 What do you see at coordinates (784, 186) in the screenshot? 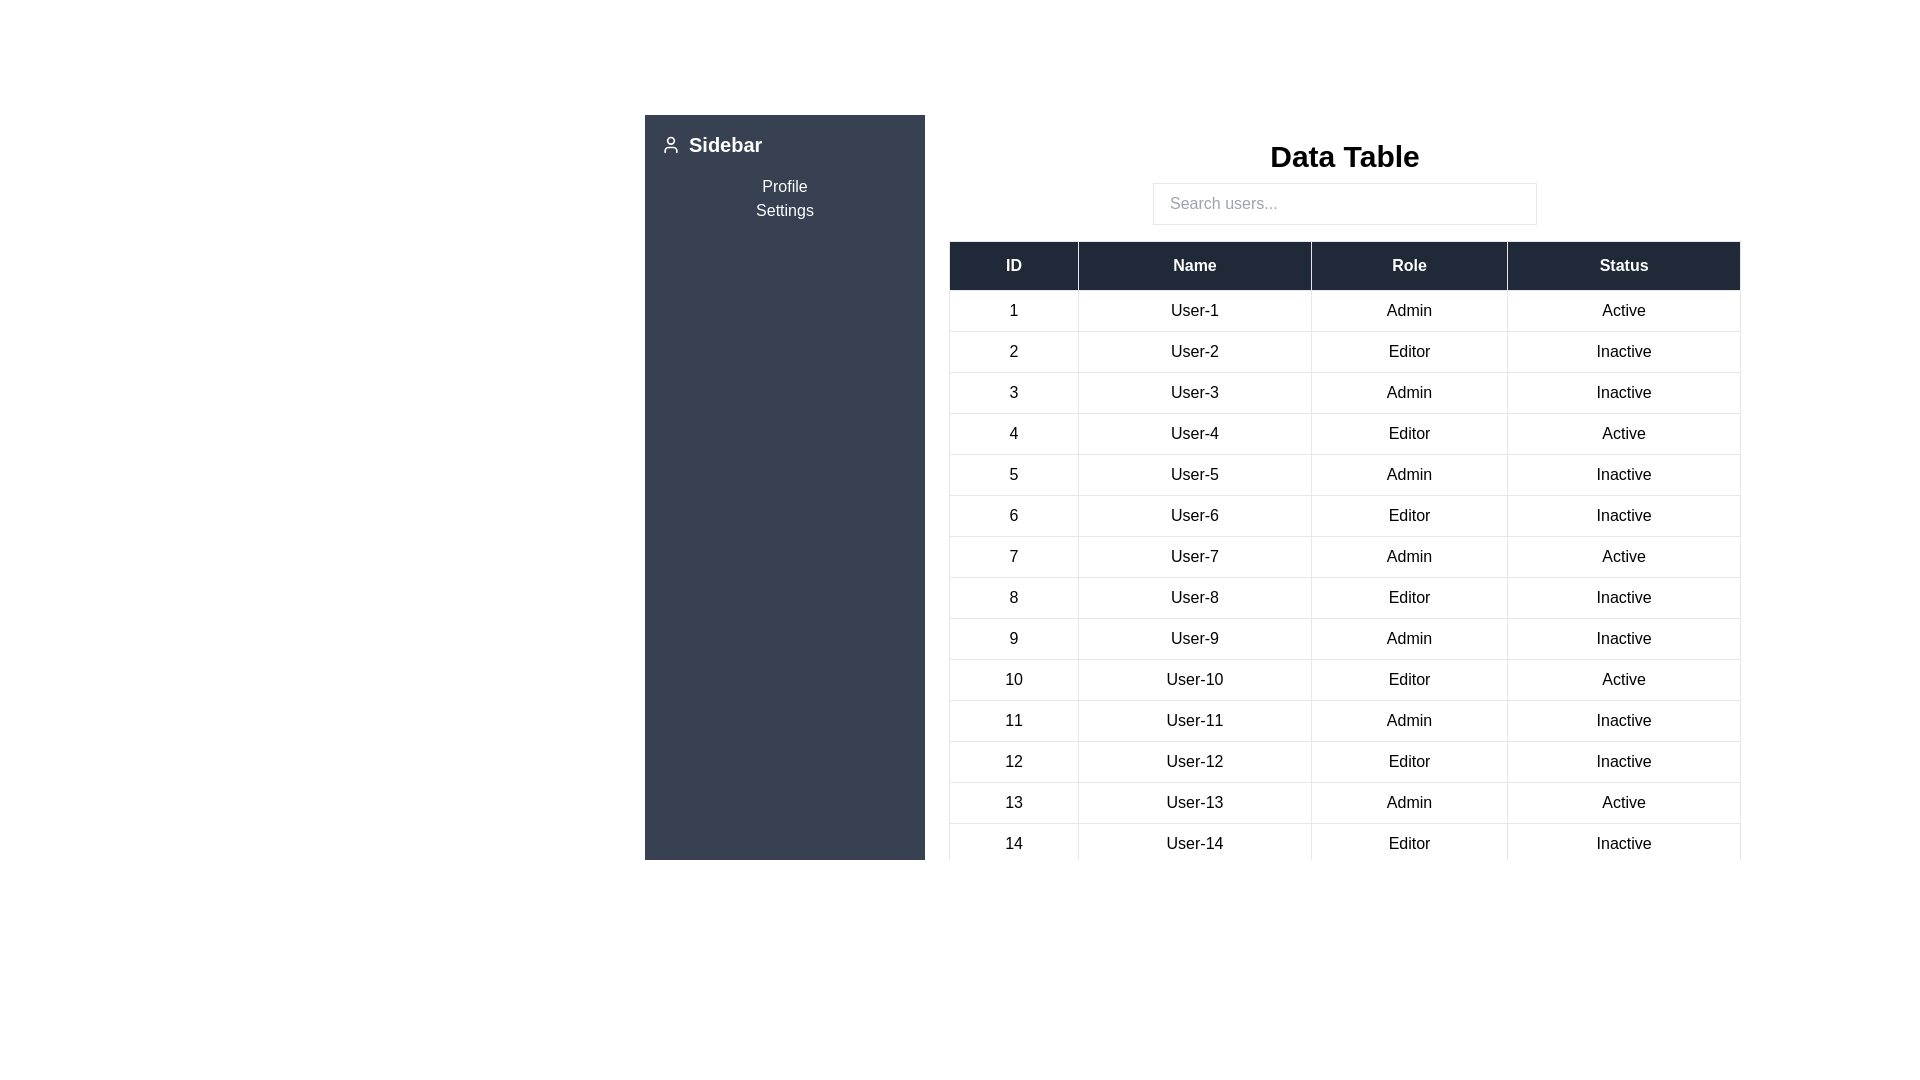
I see `the sidebar link Profile to navigate` at bounding box center [784, 186].